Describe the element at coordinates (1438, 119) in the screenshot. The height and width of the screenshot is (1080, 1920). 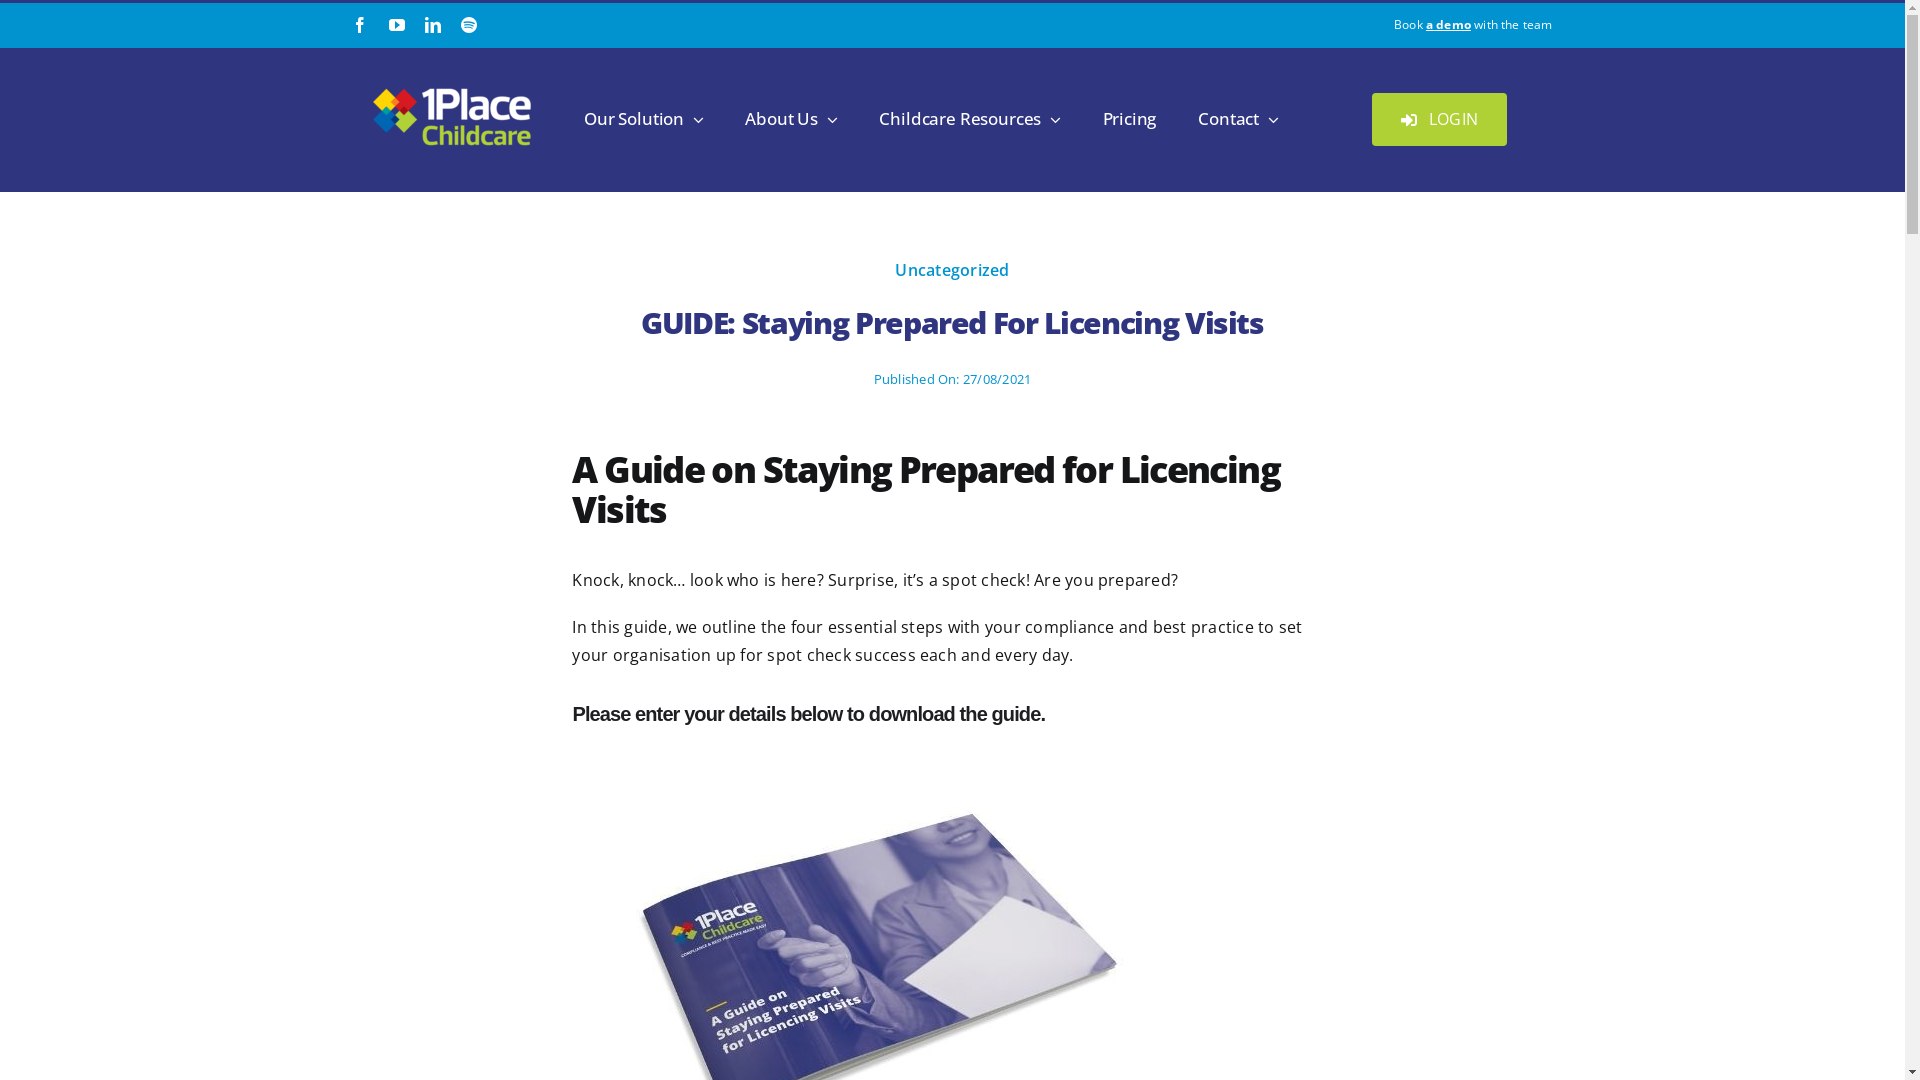
I see `'LOGIN'` at that location.